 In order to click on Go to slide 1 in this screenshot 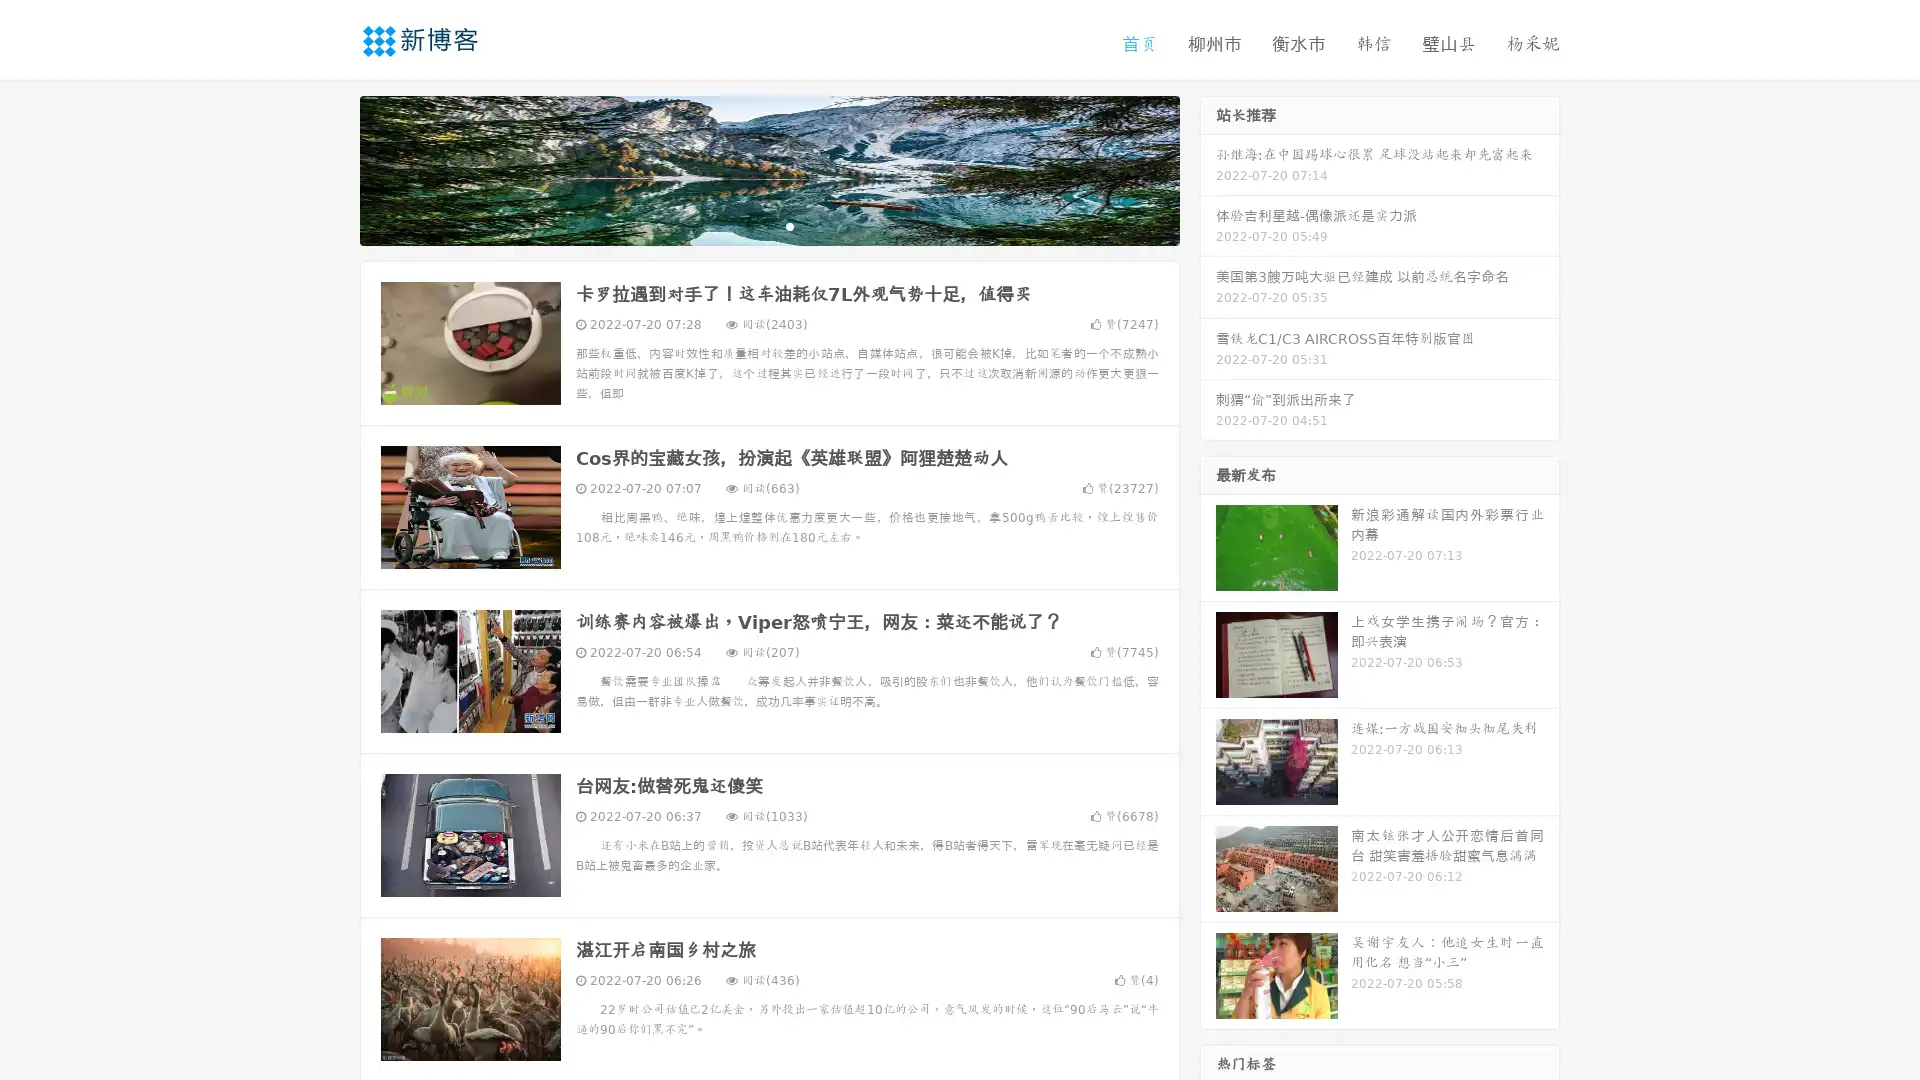, I will do `click(748, 225)`.